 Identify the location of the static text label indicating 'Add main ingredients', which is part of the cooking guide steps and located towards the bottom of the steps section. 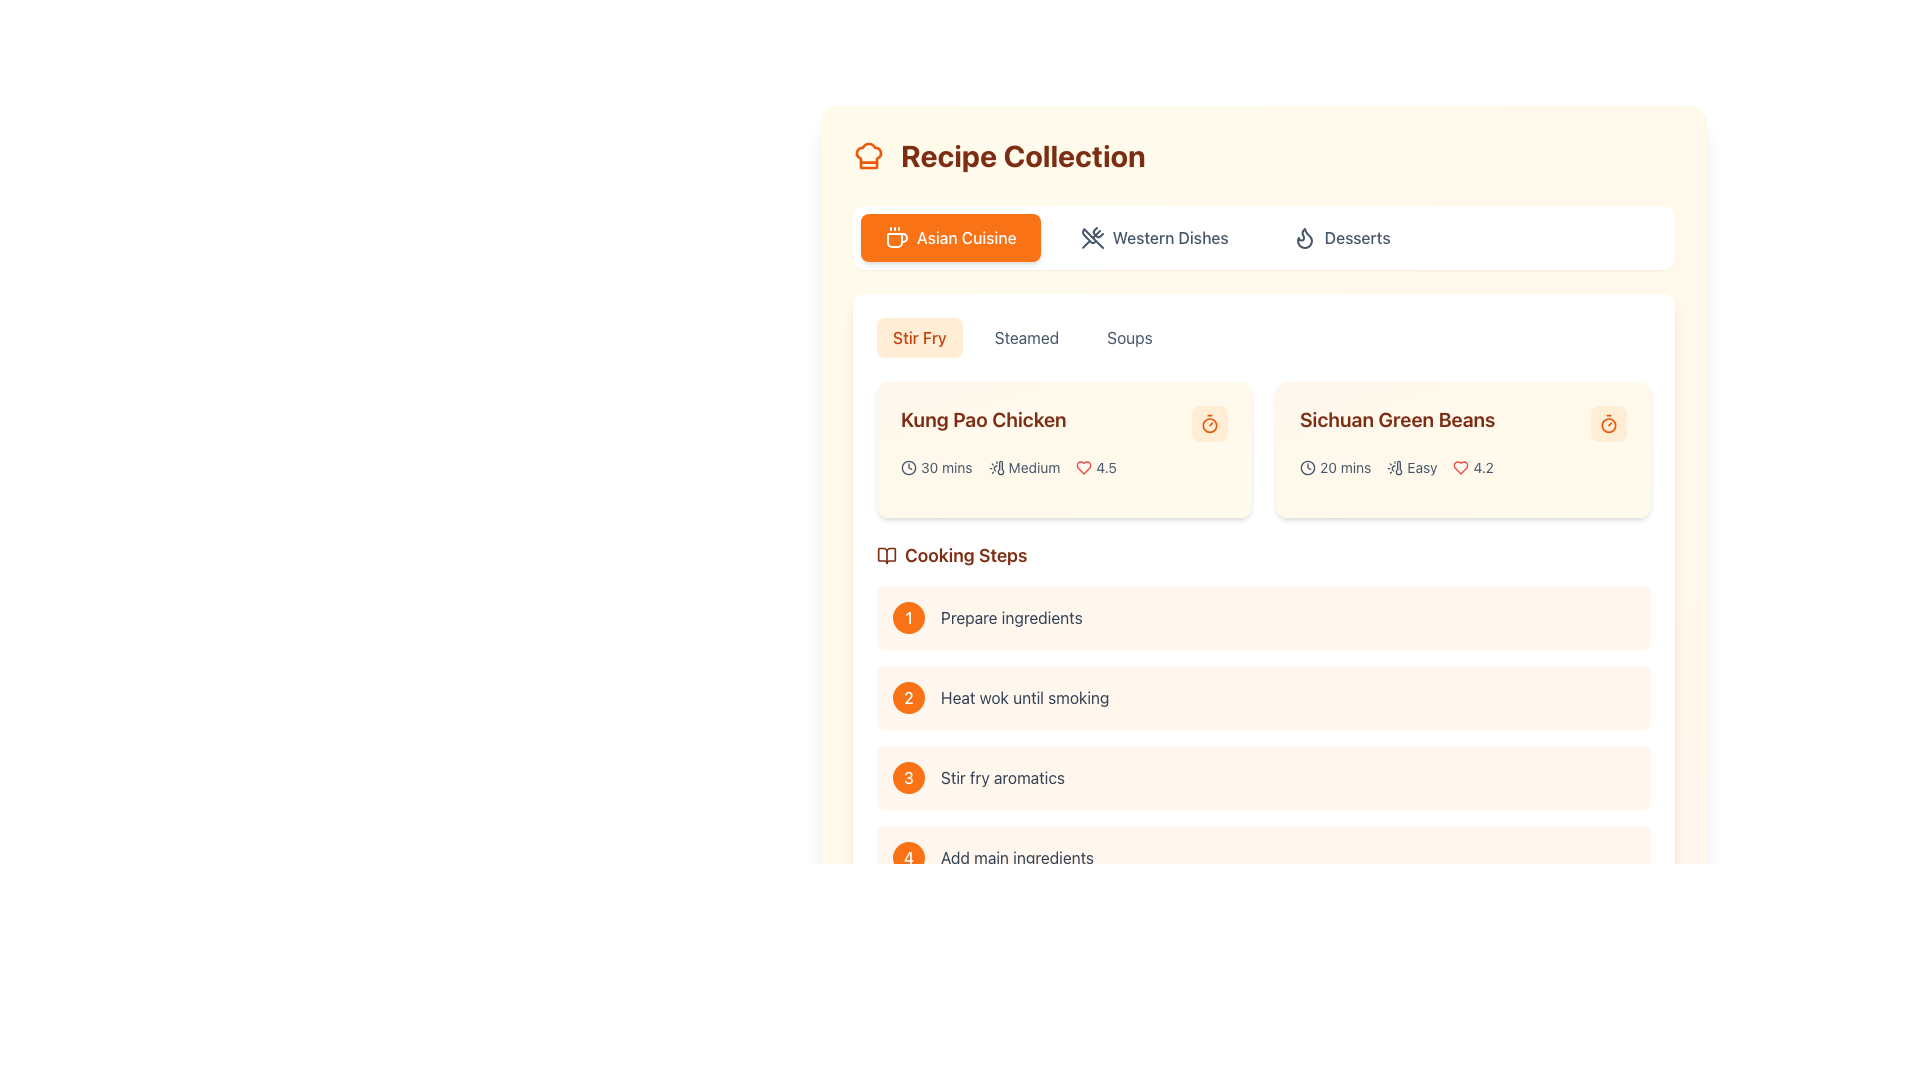
(1017, 856).